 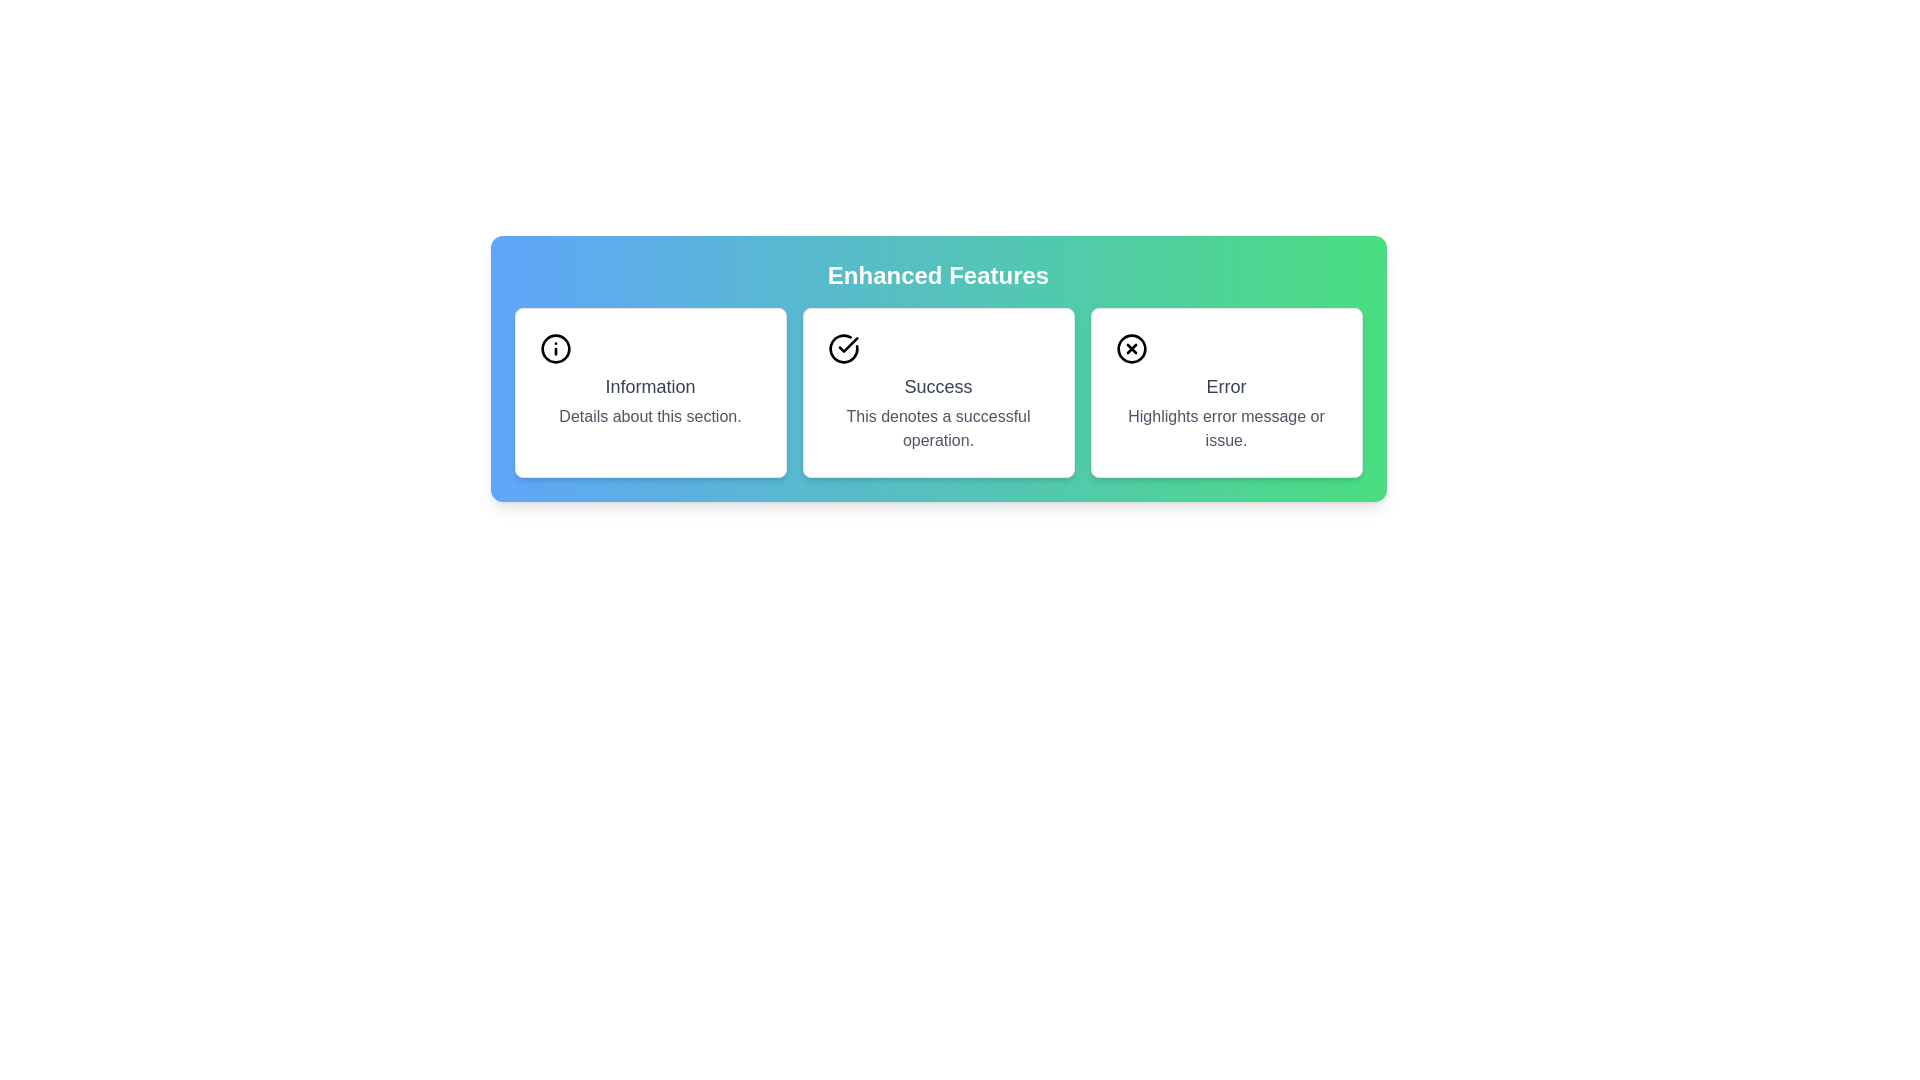 I want to click on the text label displaying 'Success' which is styled in a large, bold font and is located in the middle section of a rectangular card, so click(x=937, y=386).